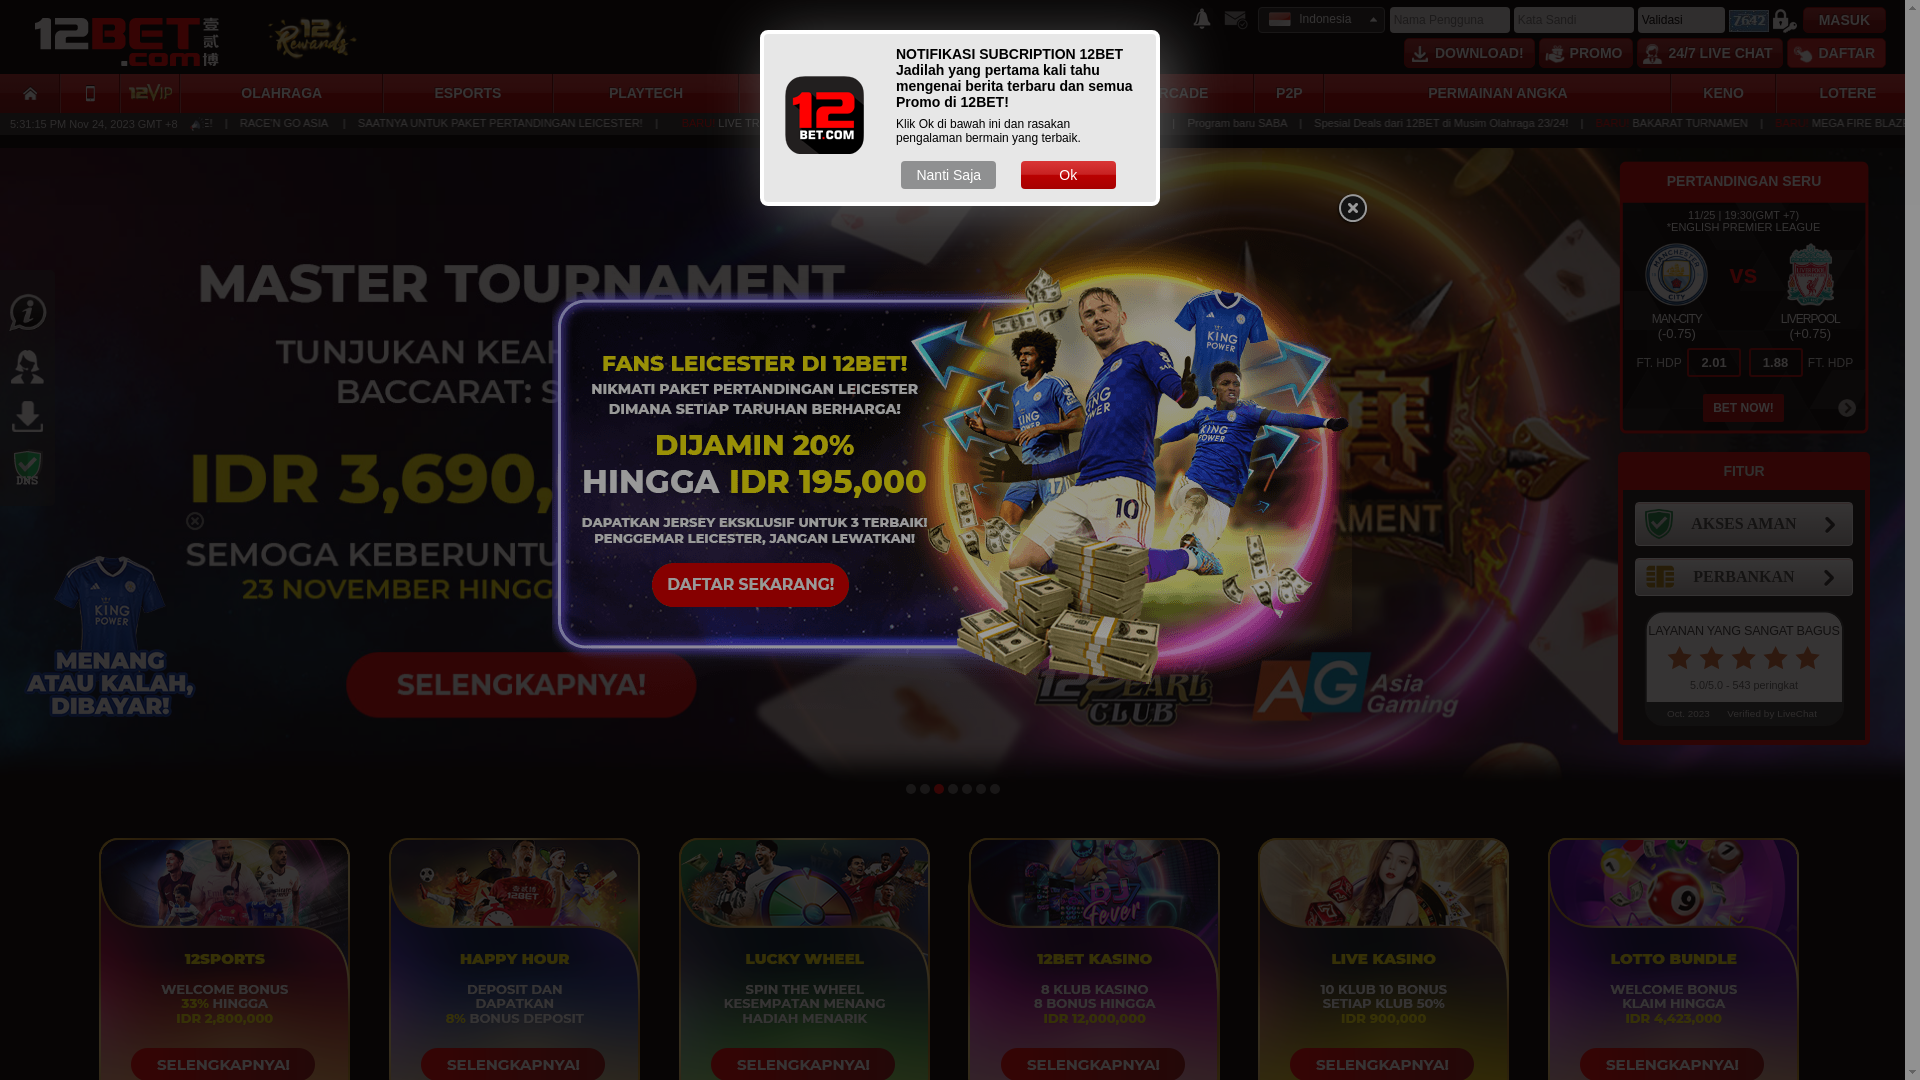  I want to click on 'DAFTAR', so click(1836, 52).